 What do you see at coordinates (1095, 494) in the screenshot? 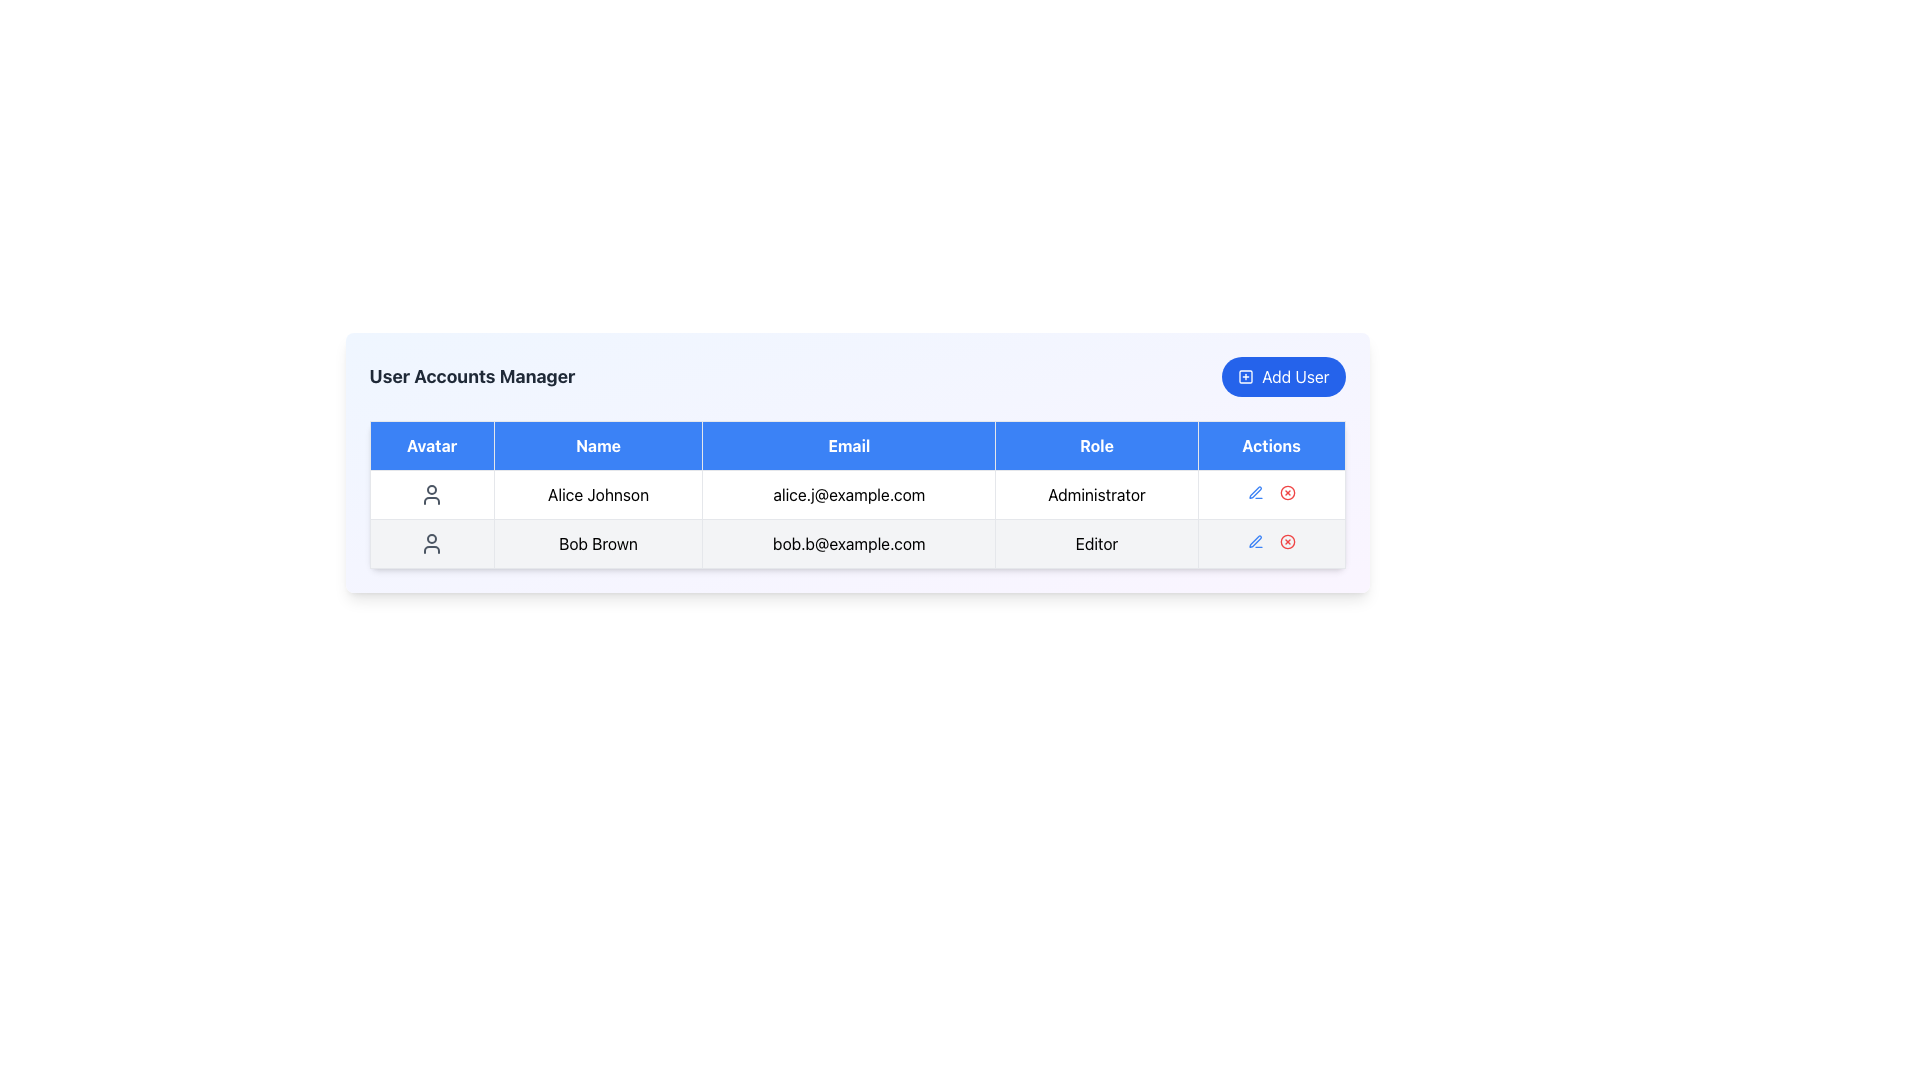
I see `the text label displaying the role assigned to the user 'Alice Johnson' in the user account information table, located in the 'Role' column` at bounding box center [1095, 494].